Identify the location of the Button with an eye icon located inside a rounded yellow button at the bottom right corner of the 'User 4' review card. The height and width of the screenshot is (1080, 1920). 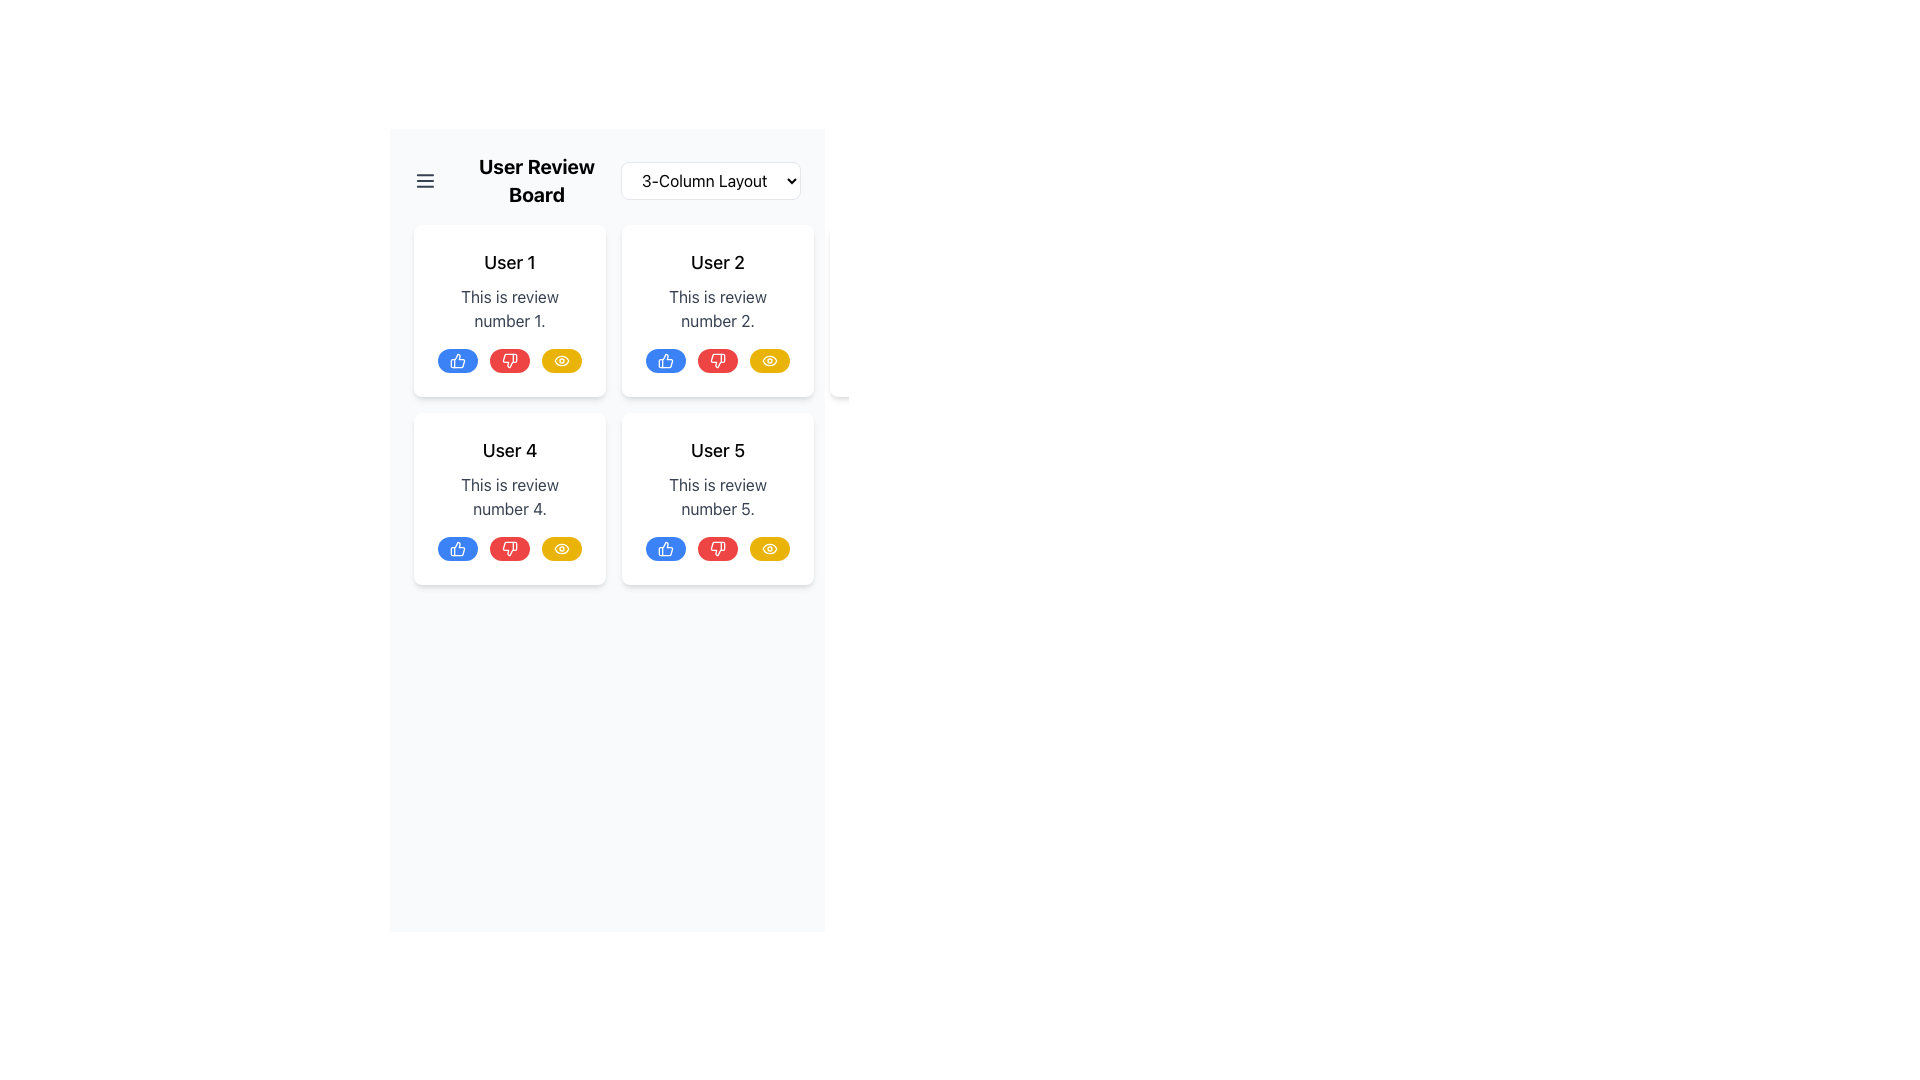
(768, 548).